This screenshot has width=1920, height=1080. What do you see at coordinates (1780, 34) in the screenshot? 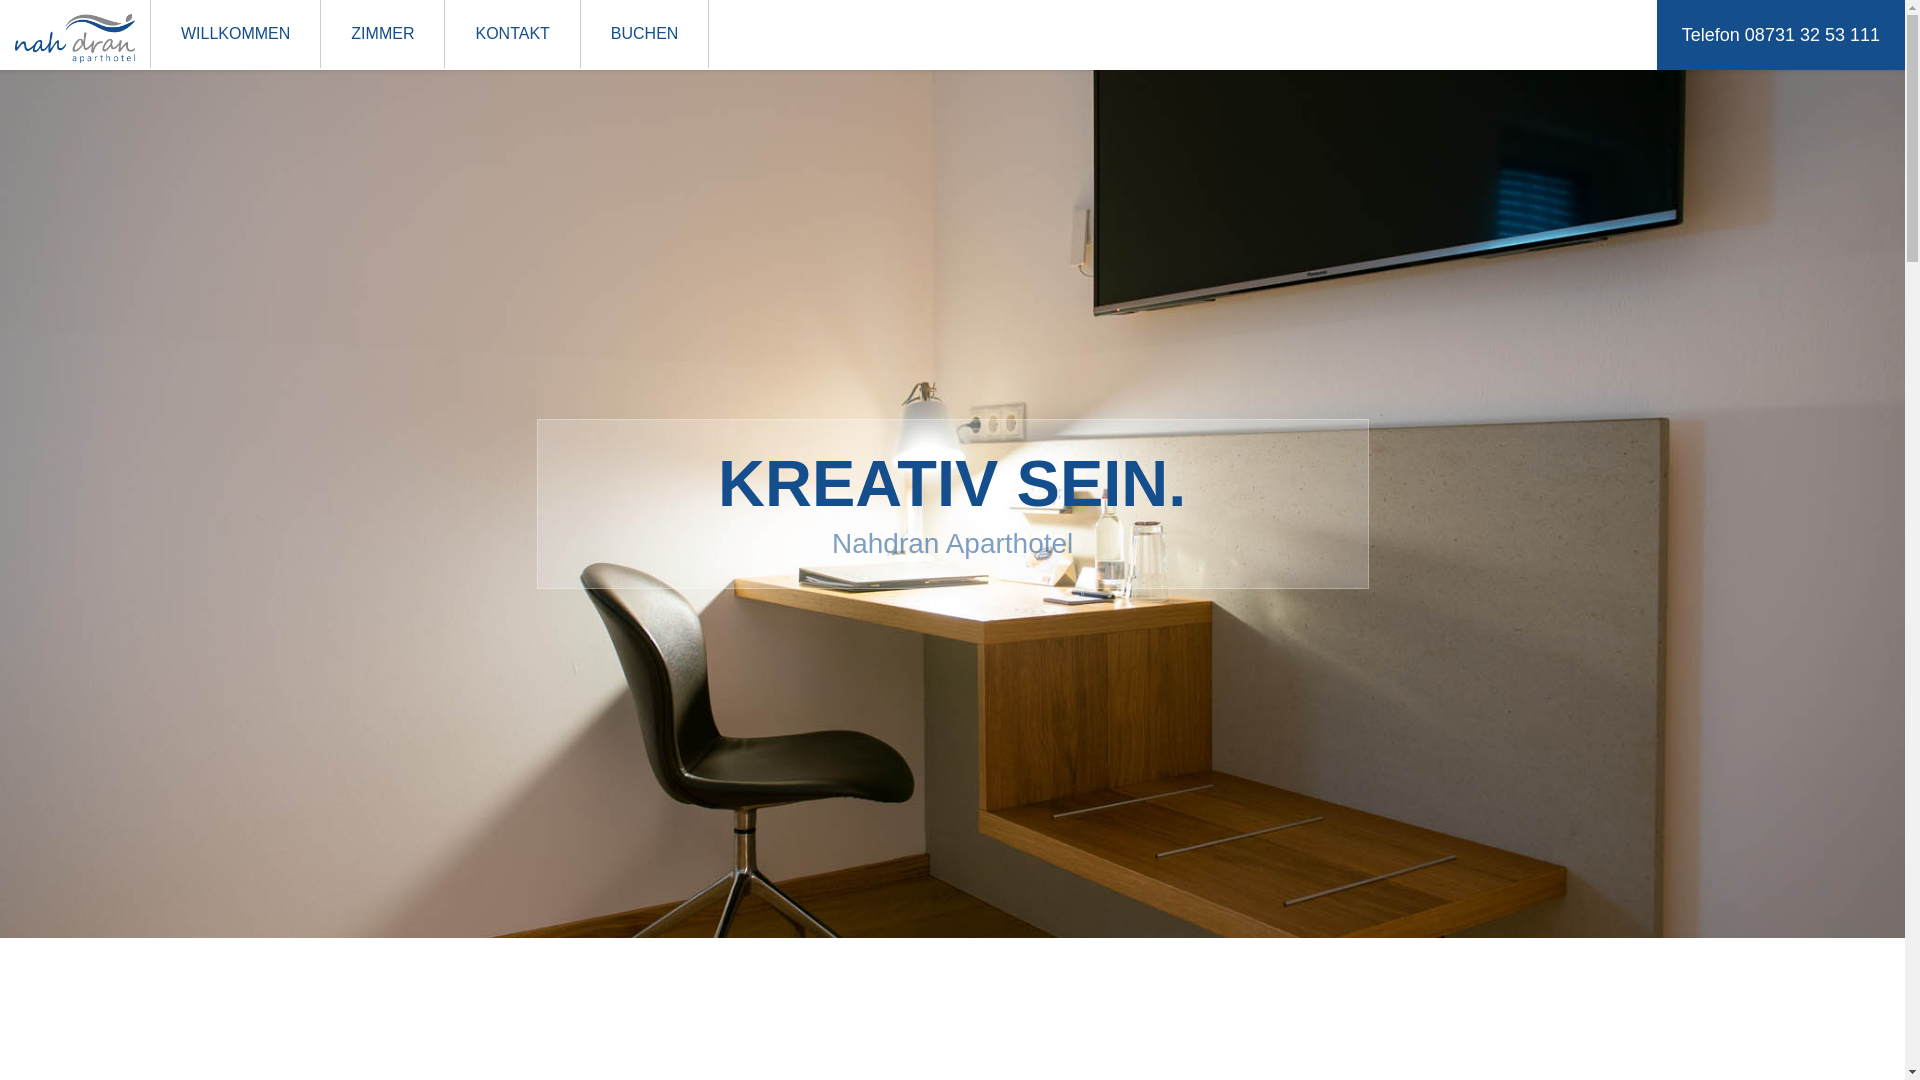
I see `'Telefon 08731 32 53 111'` at bounding box center [1780, 34].